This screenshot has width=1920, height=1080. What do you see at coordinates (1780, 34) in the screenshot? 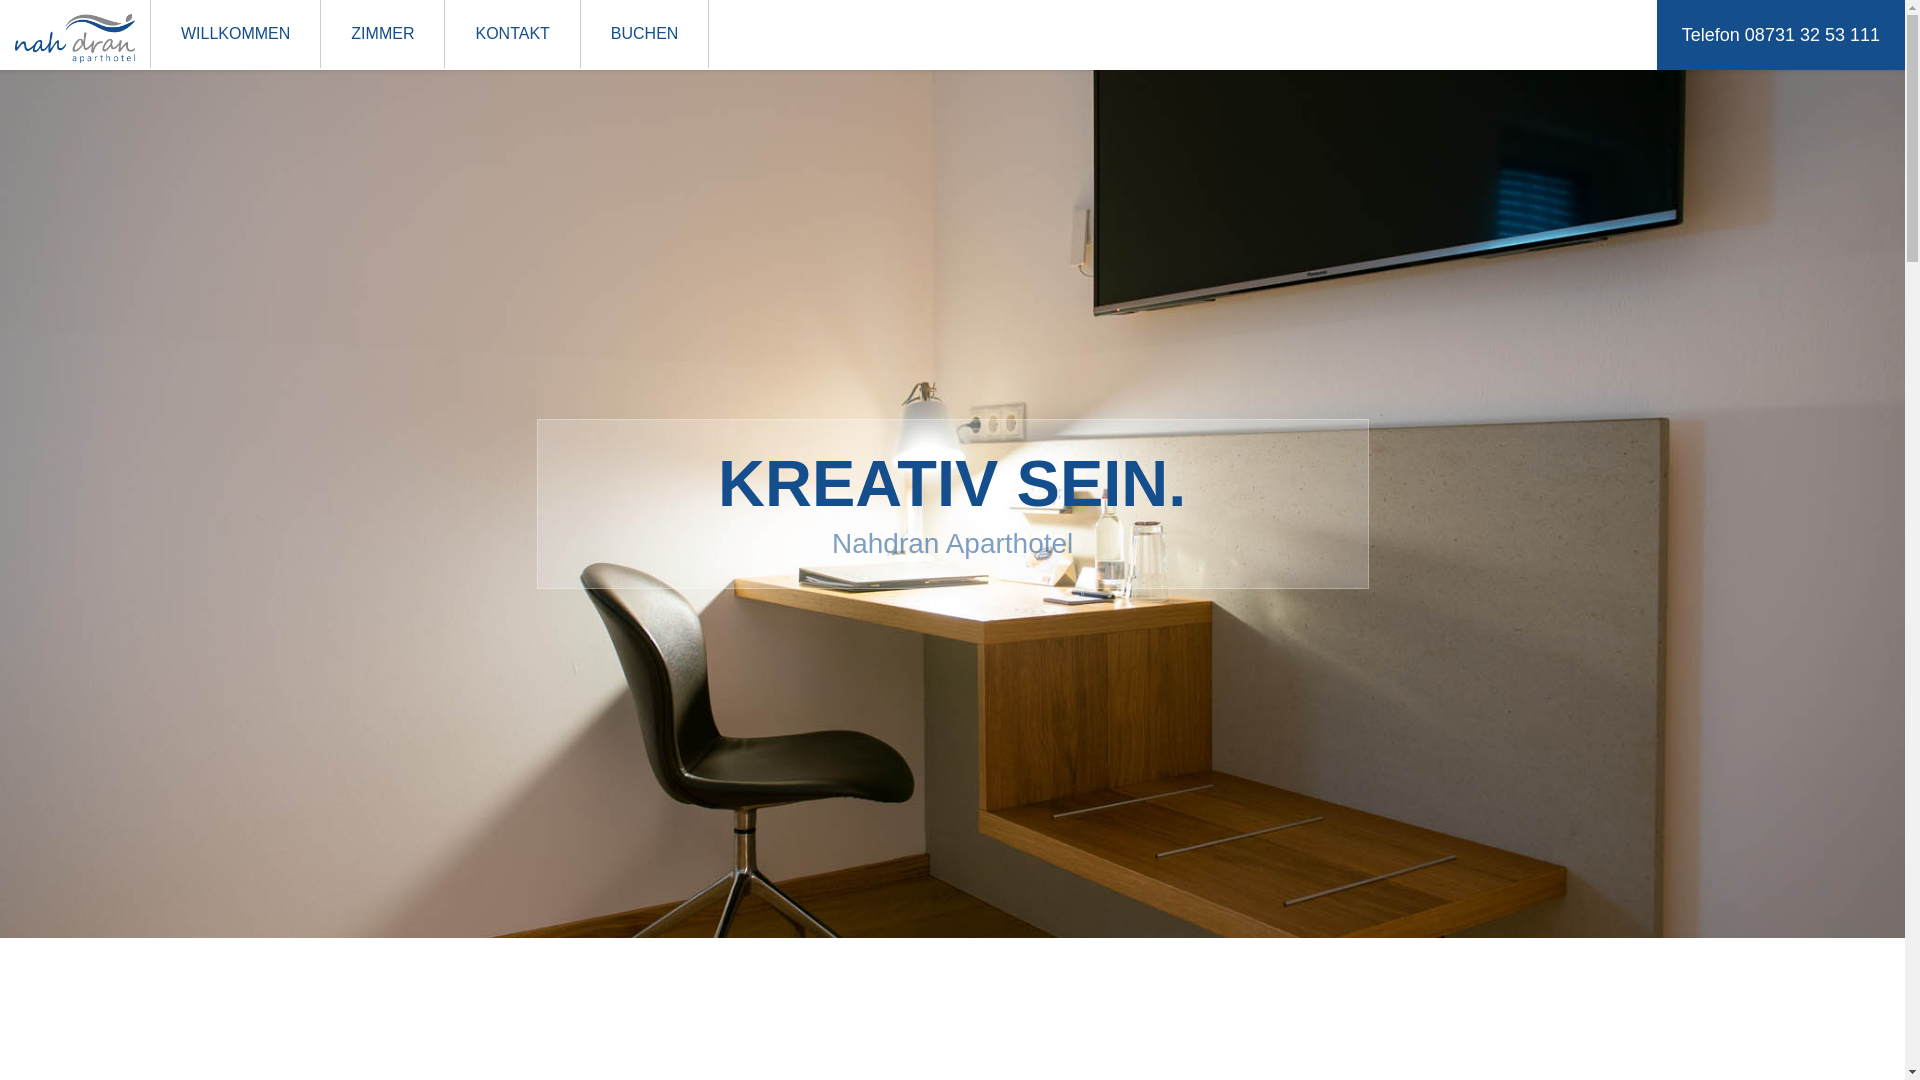
I see `'Telefon 08731 32 53 111'` at bounding box center [1780, 34].